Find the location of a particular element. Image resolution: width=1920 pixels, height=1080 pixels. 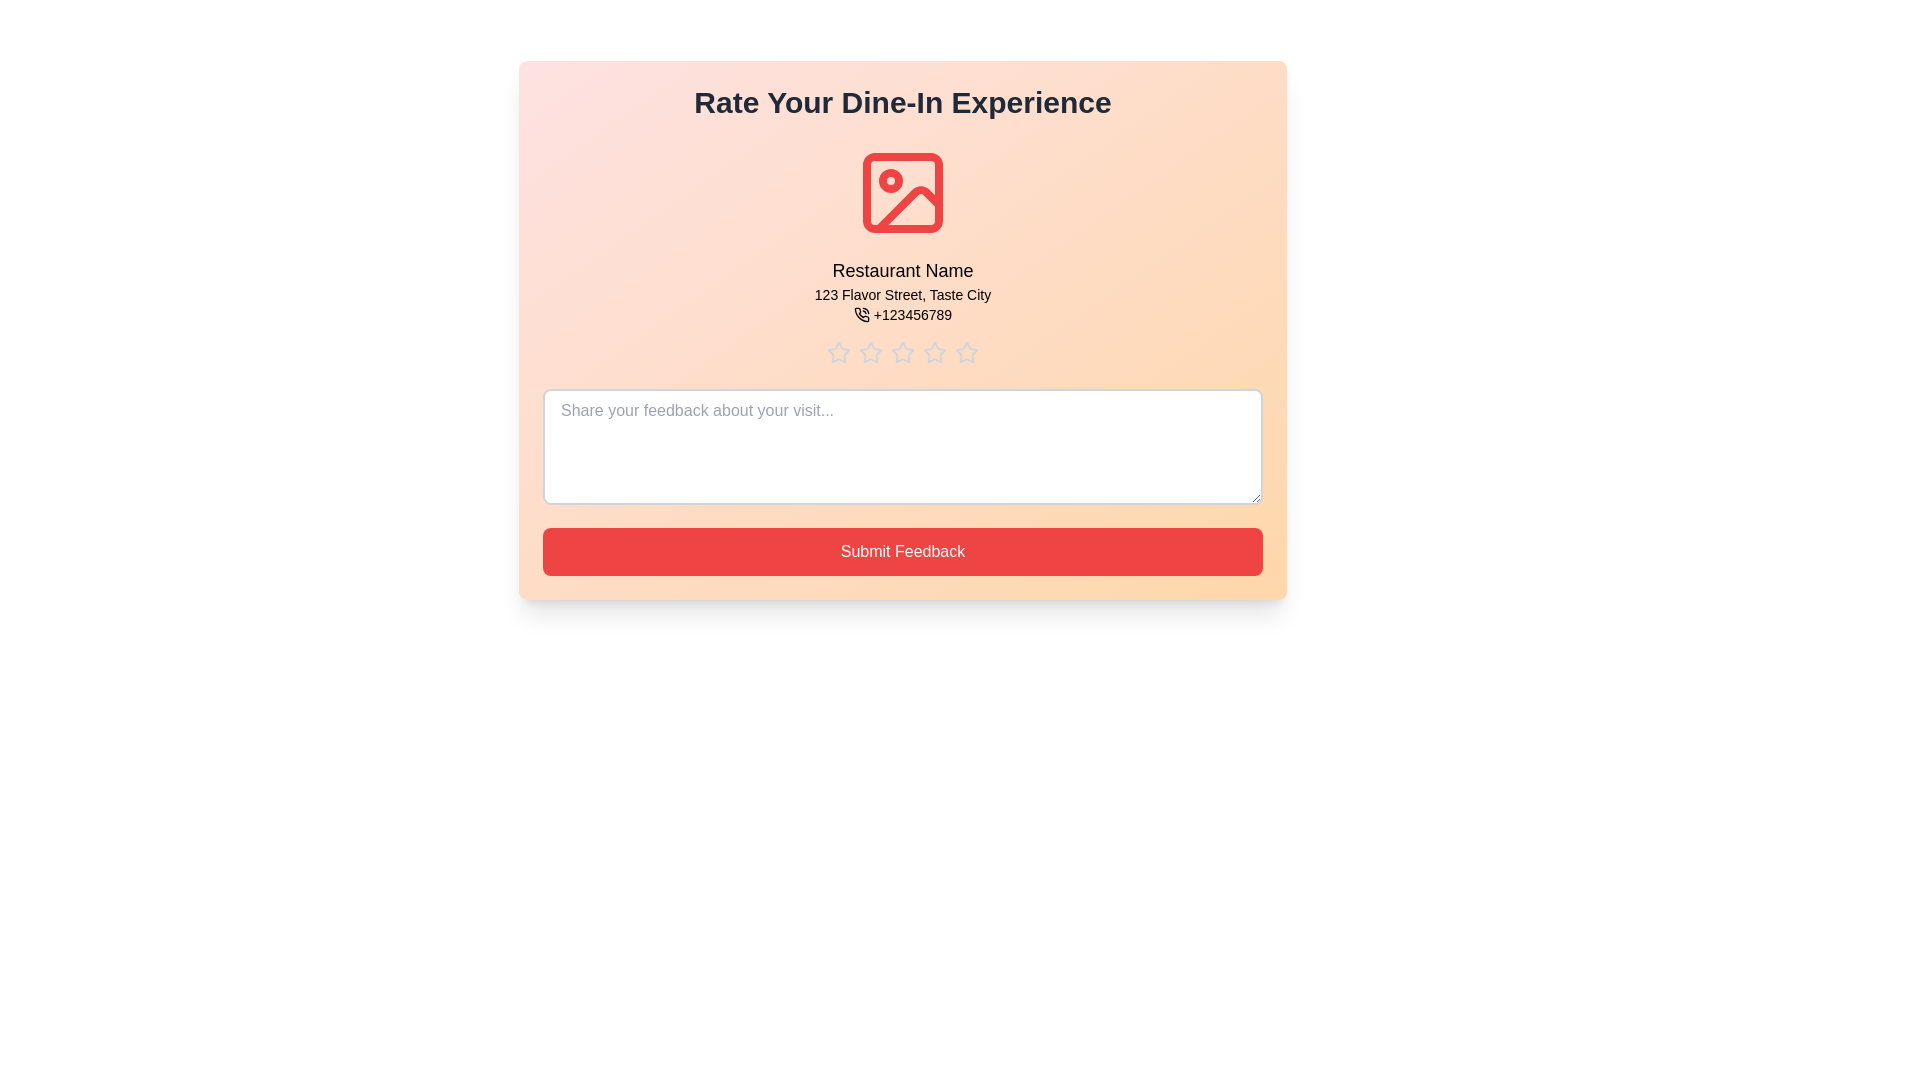

the restaurant image to view details is located at coordinates (901, 192).